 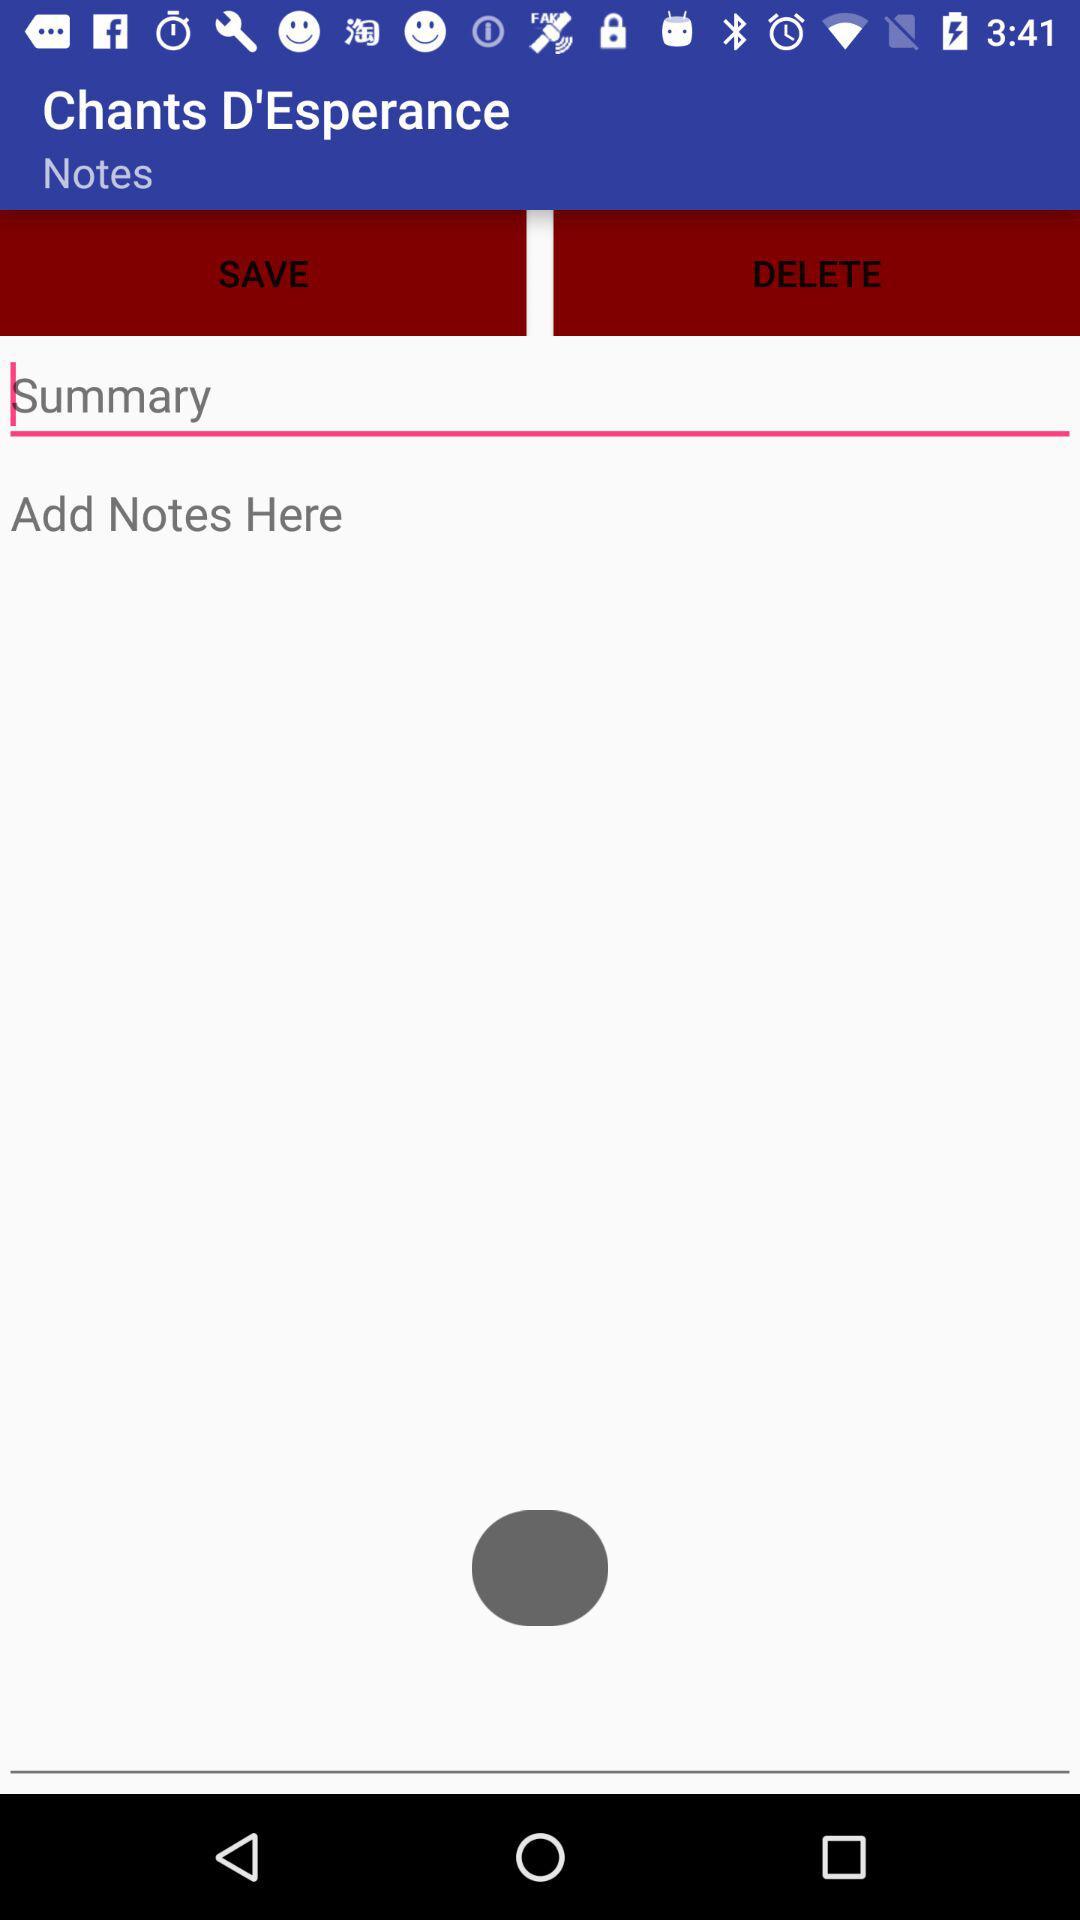 I want to click on screen page, so click(x=540, y=1124).